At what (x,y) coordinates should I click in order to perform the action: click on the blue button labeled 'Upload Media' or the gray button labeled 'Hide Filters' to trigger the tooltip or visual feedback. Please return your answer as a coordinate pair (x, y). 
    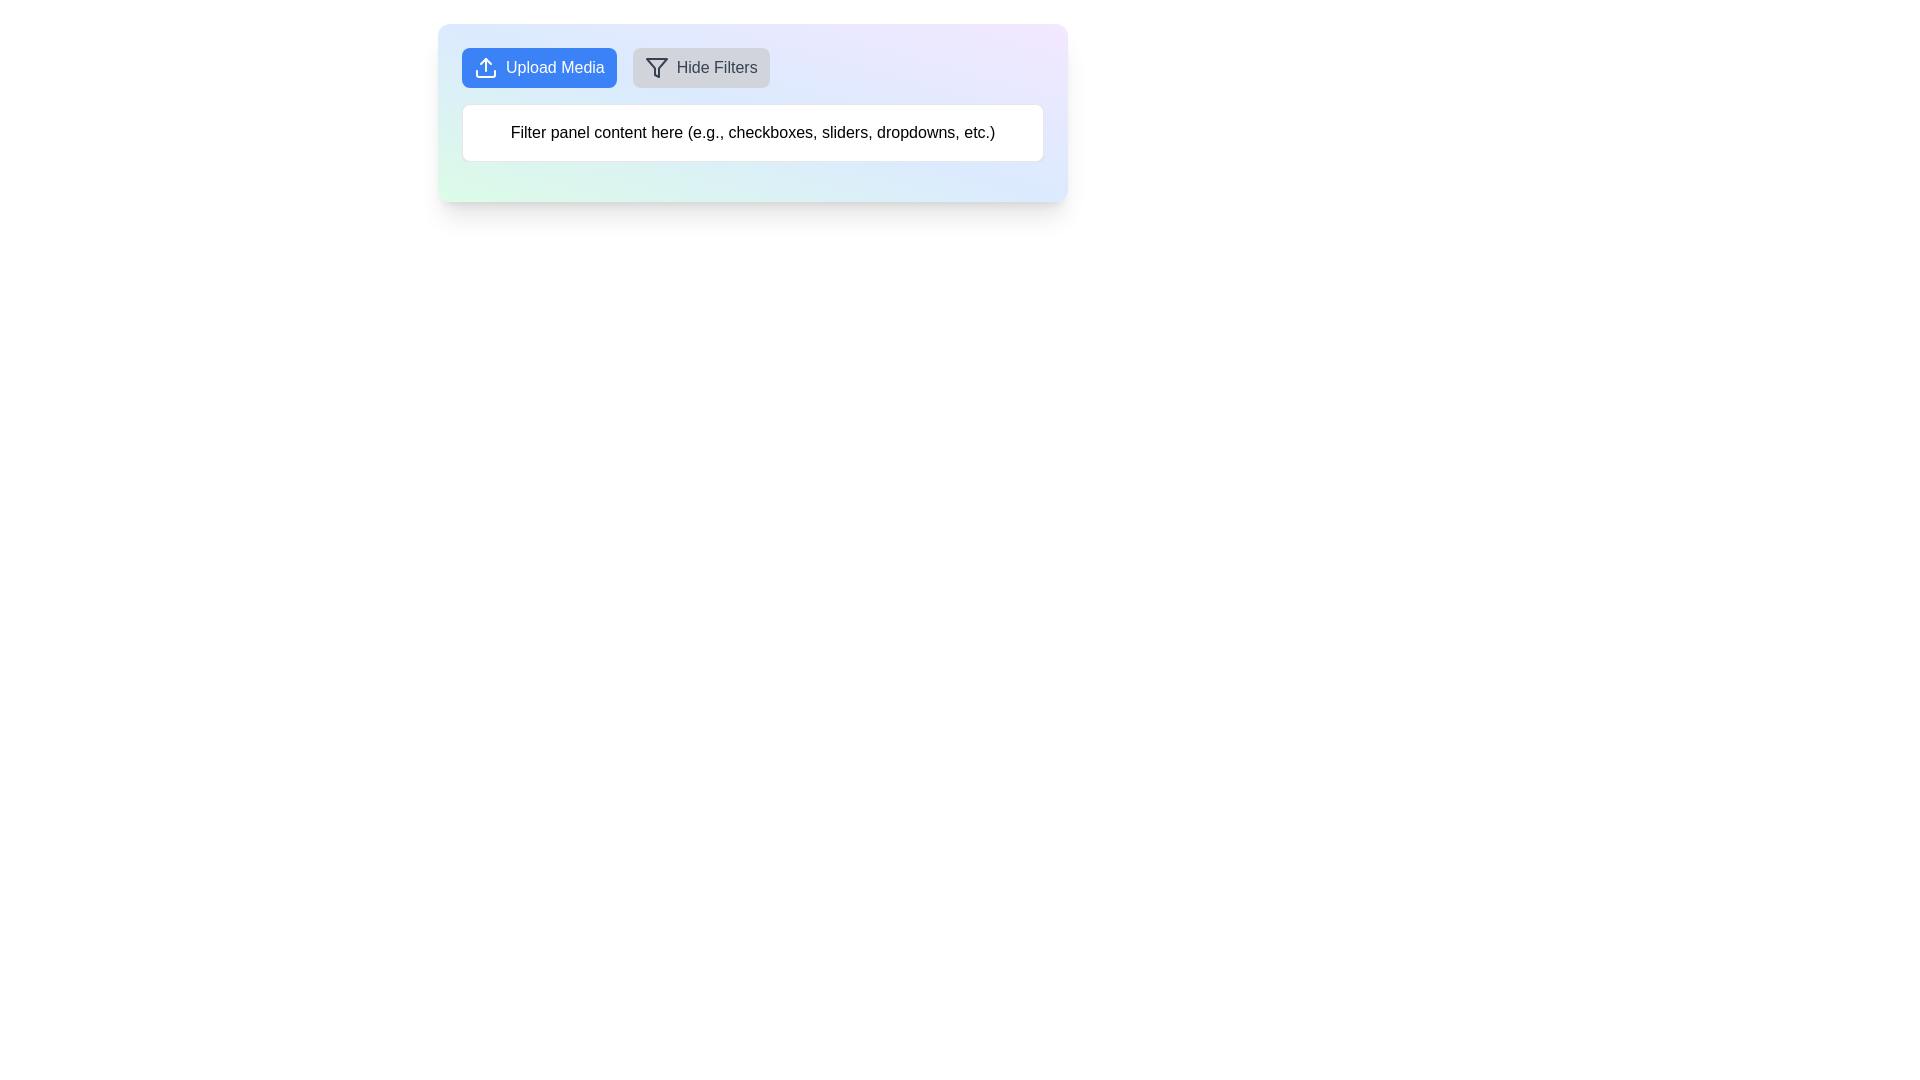
    Looking at the image, I should click on (752, 67).